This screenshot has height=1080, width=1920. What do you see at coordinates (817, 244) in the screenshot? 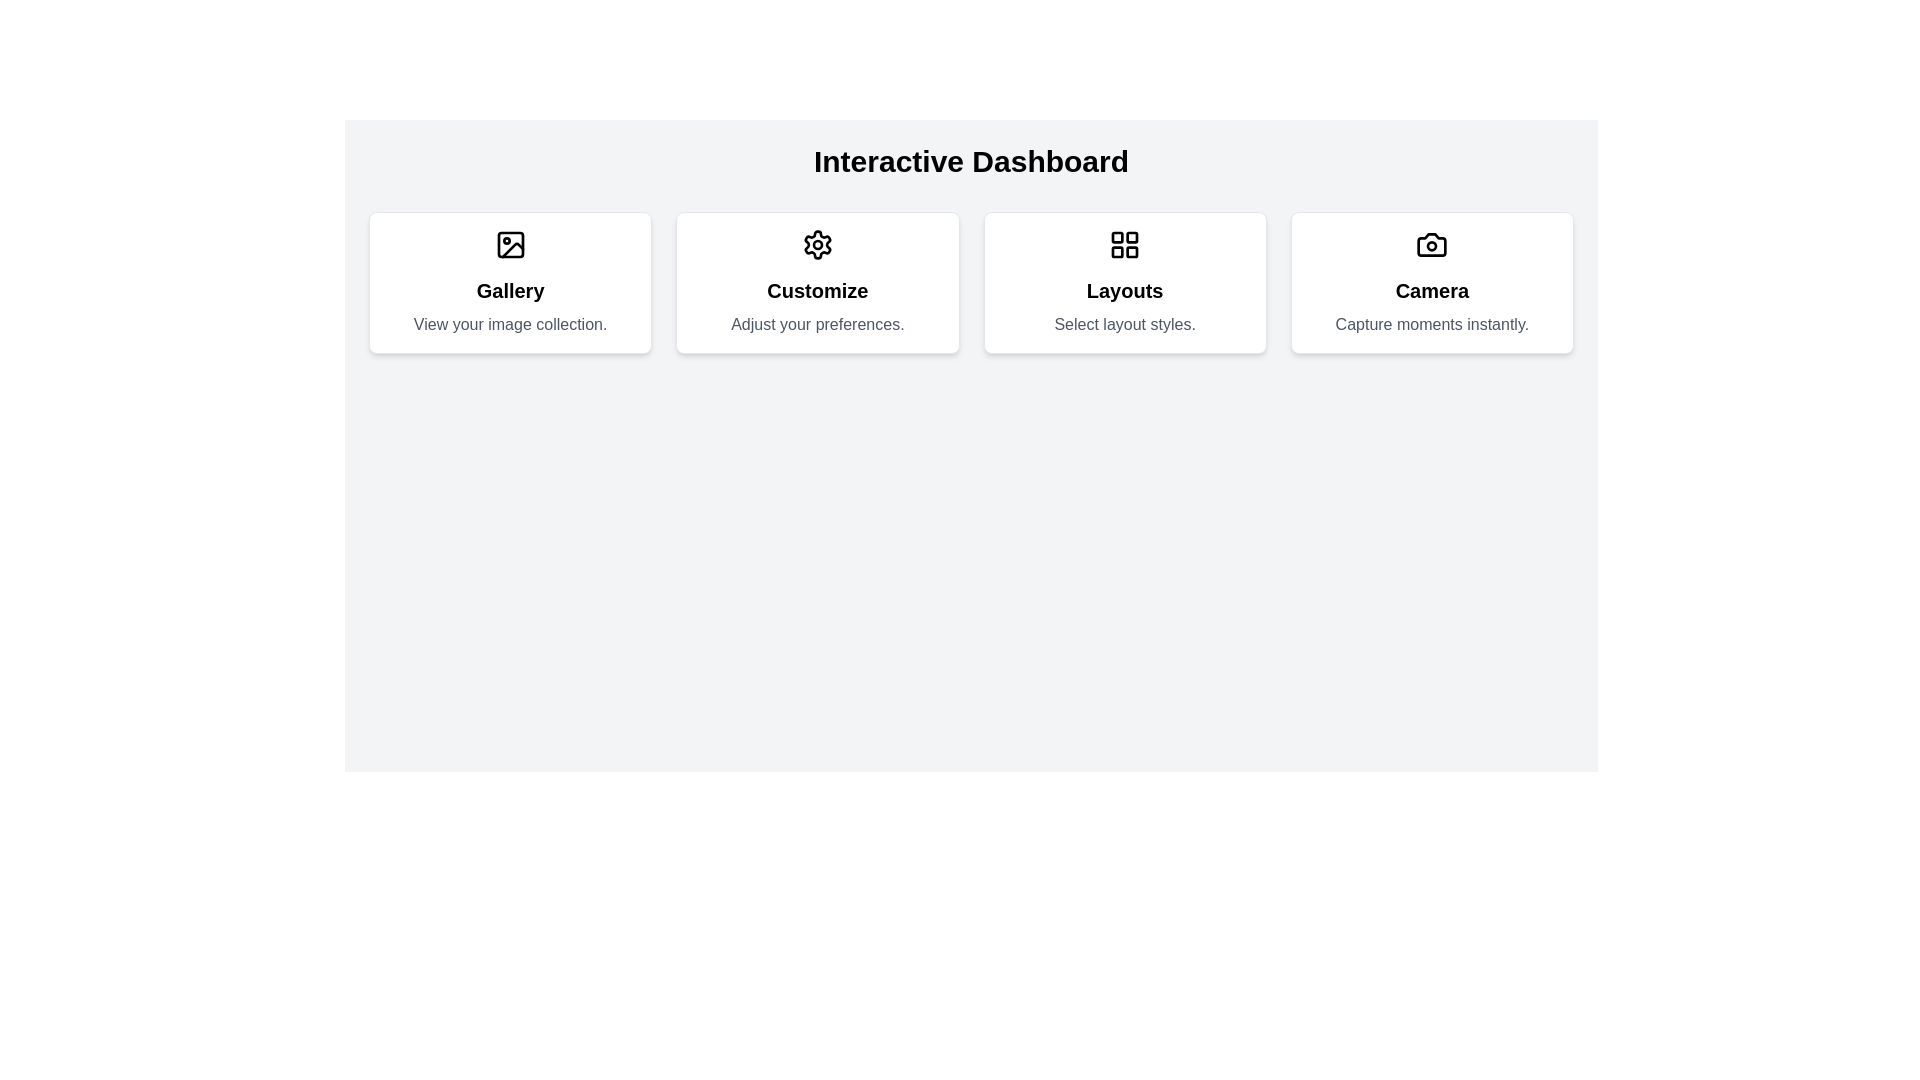
I see `the cogwheel-shaped icon in the Customize section of the dashboard interface, which is located between the Gallery and Layouts sections` at bounding box center [817, 244].